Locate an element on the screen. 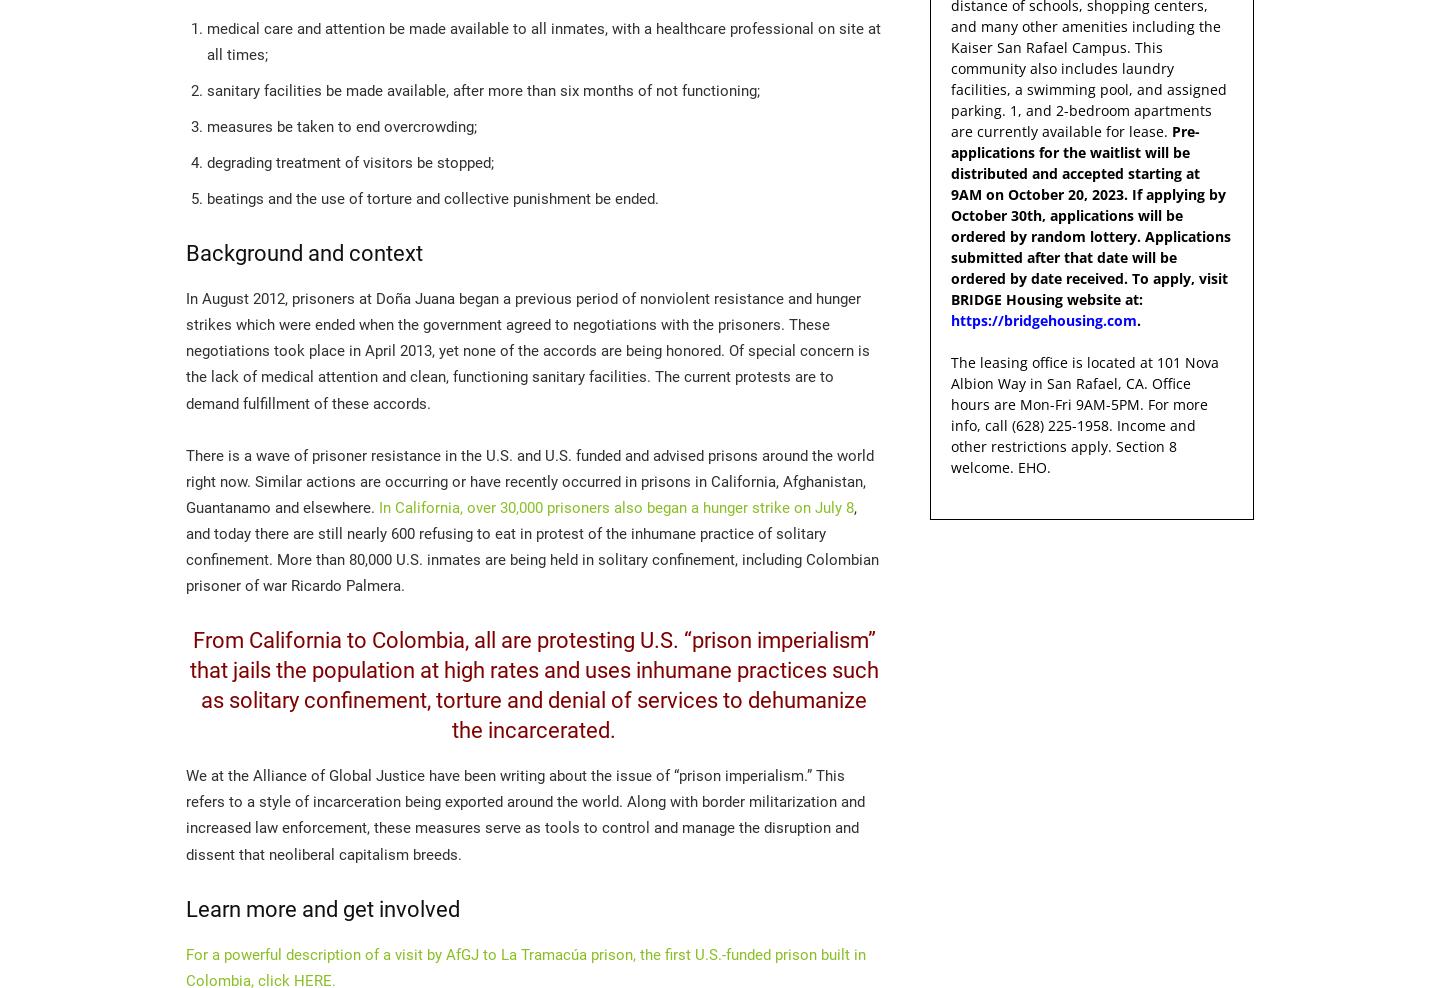 The image size is (1440, 988). 'There is a wave of prisoner resistance in the U.S. and U.S. funded and advised prisons around the world right now. Similar actions are occurring or have recently occurred in prisons in California, Afghanistan, Guantanamo and elsewhere.' is located at coordinates (529, 480).